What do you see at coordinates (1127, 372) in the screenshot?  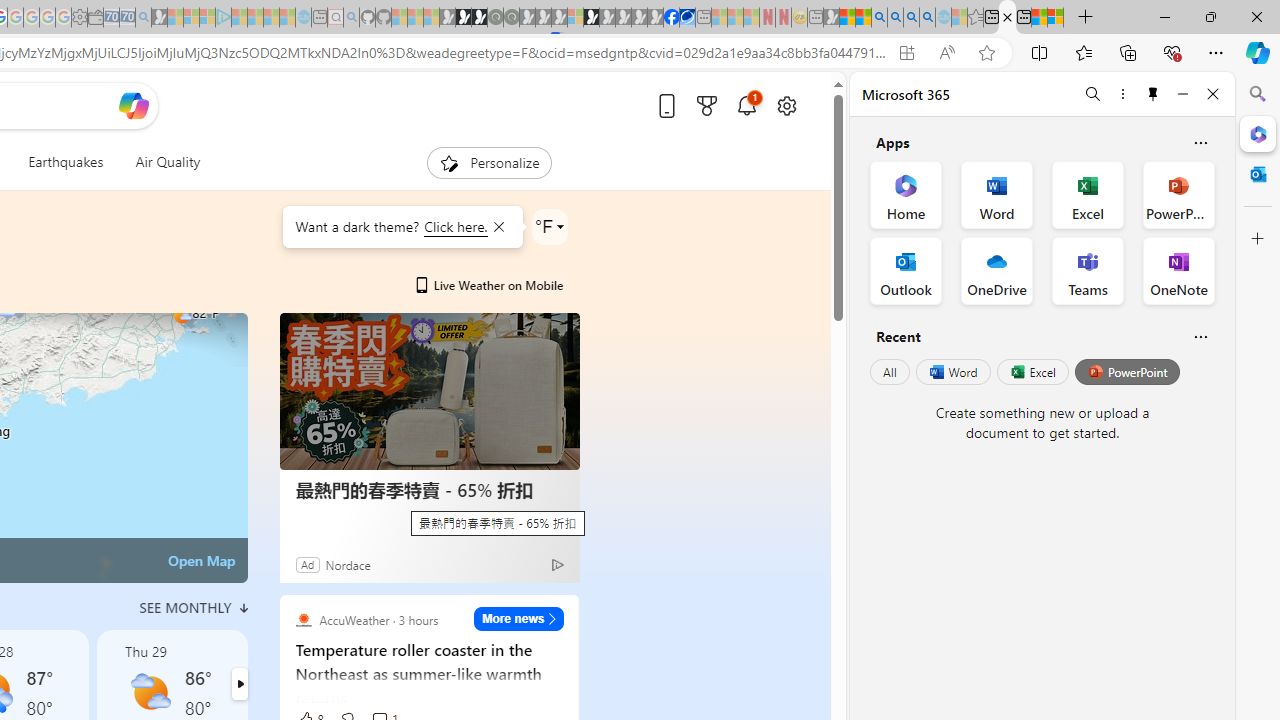 I see `'PowerPoint'` at bounding box center [1127, 372].